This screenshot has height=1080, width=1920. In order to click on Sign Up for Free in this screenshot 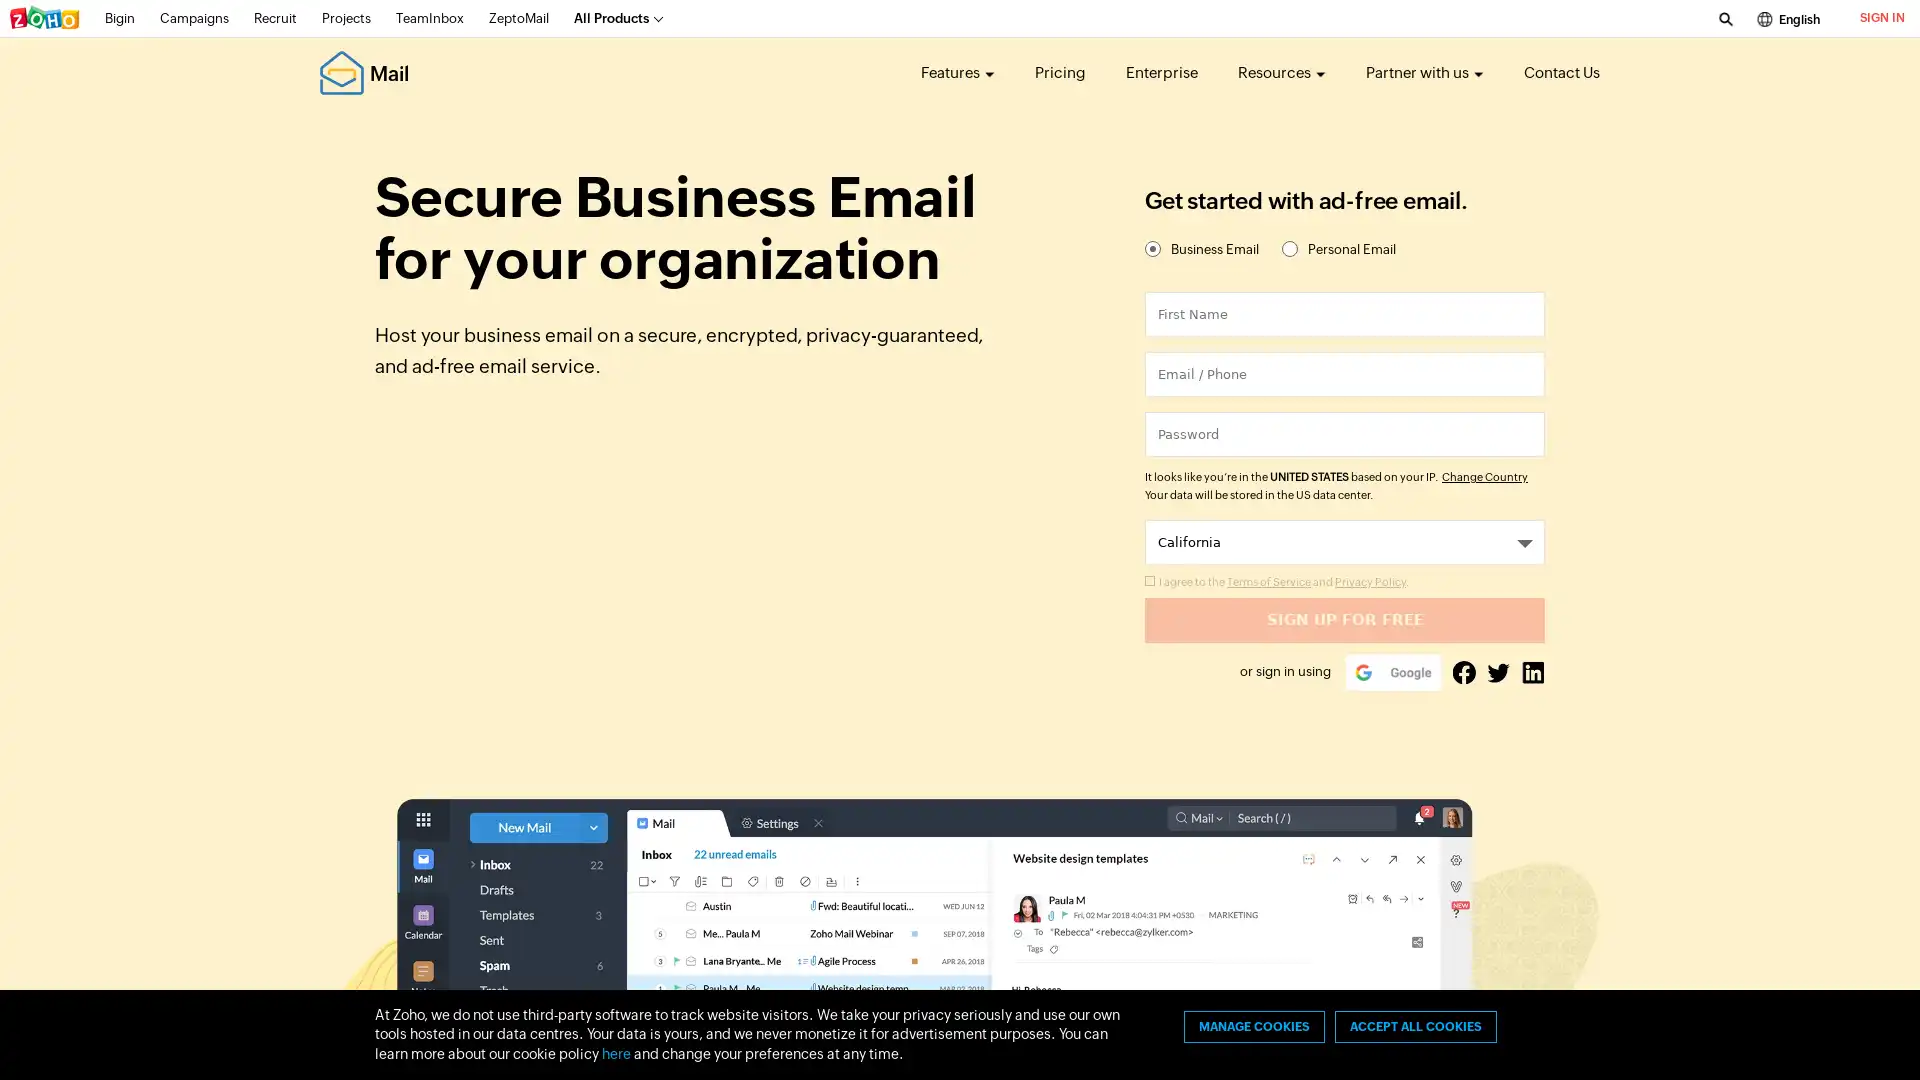, I will do `click(1344, 619)`.